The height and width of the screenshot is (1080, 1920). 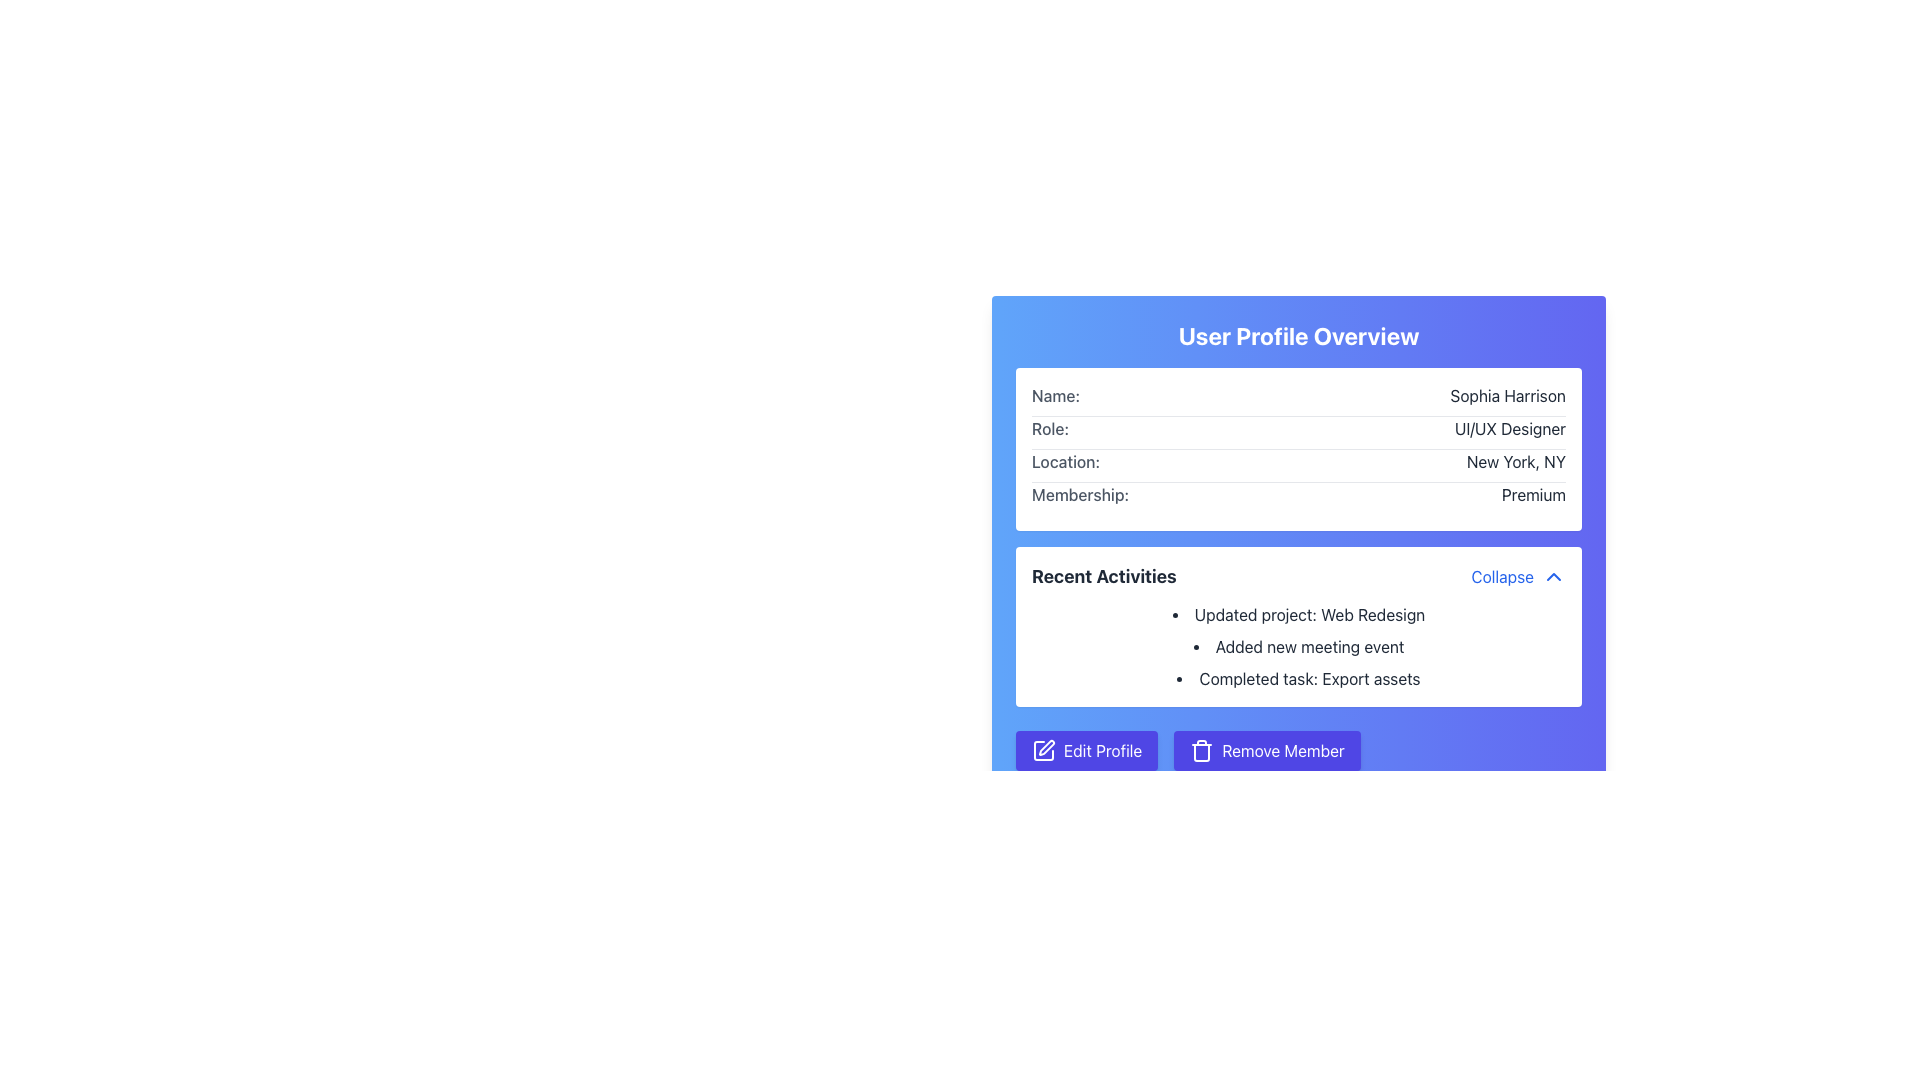 What do you see at coordinates (1518, 577) in the screenshot?
I see `the 'Collapse' button, which is a blue text label with an upward-pointing chevron icon, located on the far right of the 'Recent Activities' section header` at bounding box center [1518, 577].